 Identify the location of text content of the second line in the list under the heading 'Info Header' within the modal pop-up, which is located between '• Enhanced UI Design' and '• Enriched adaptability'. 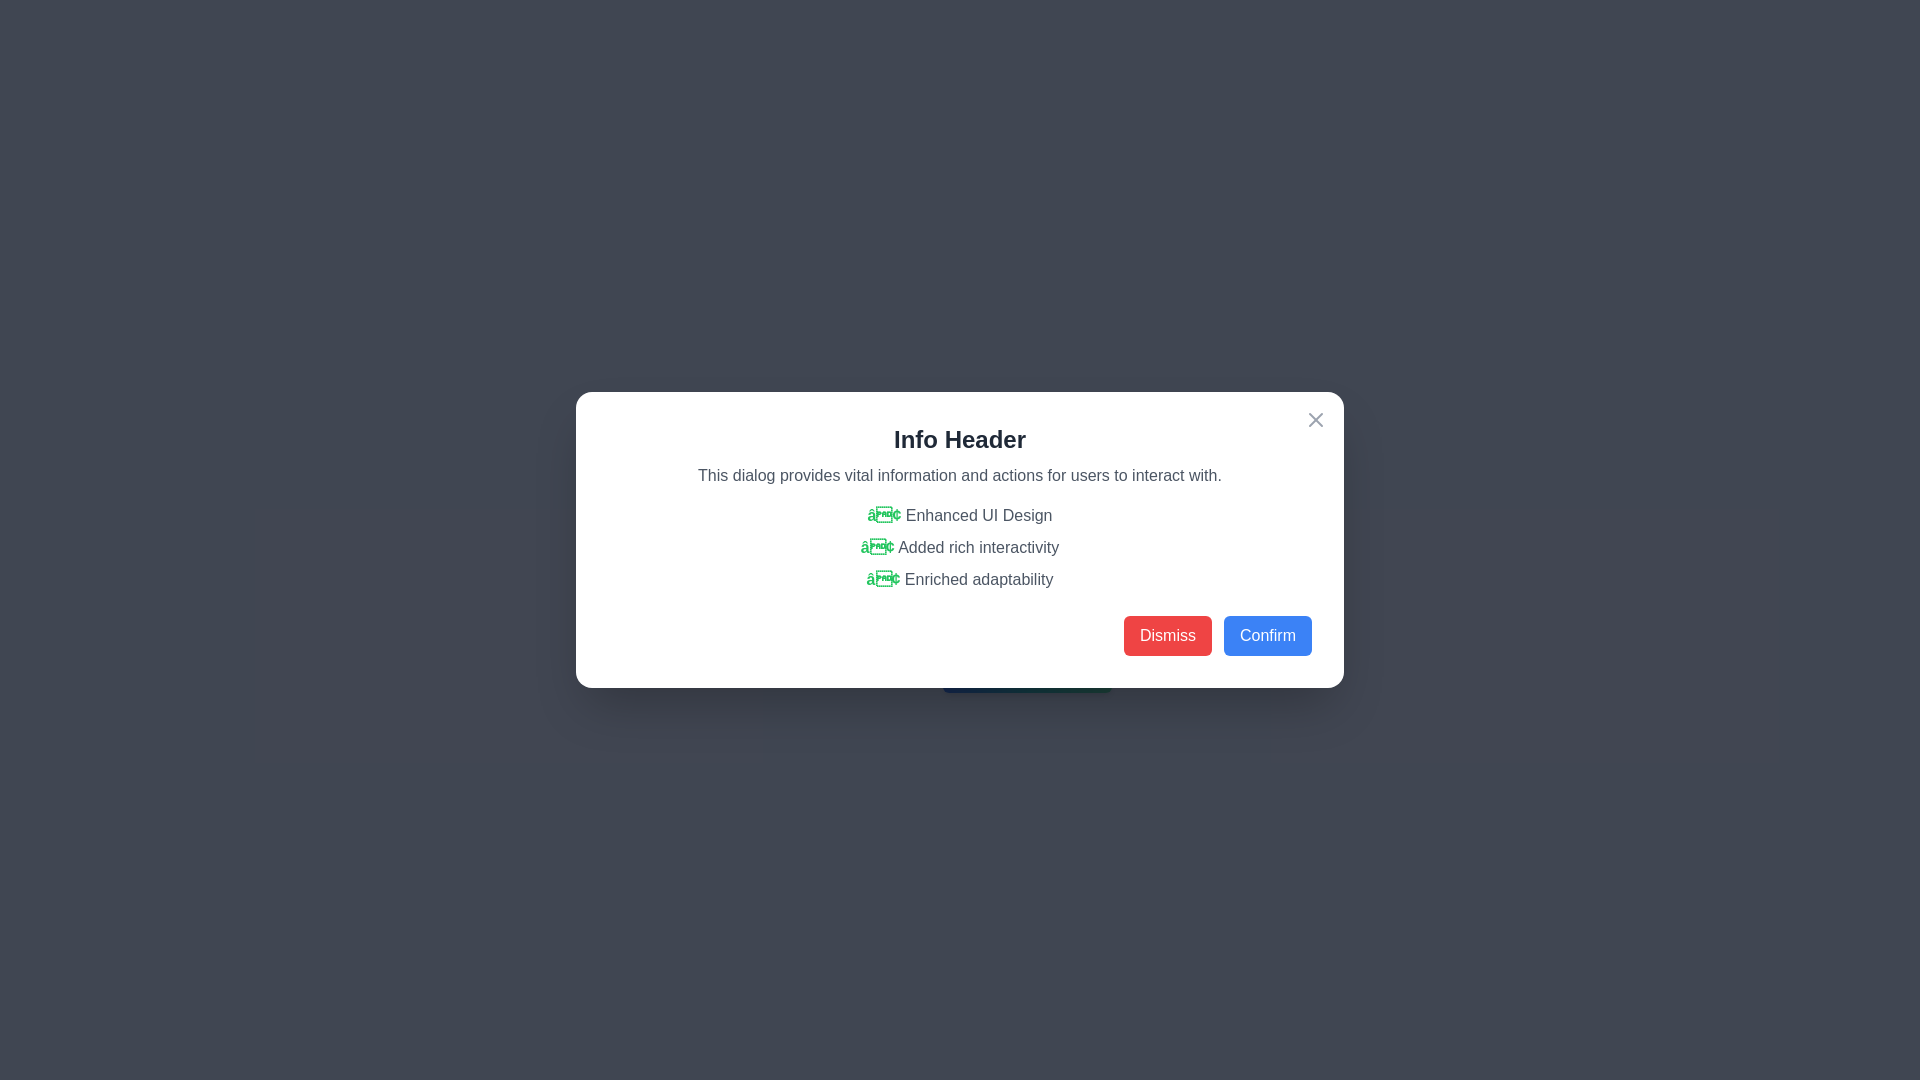
(960, 547).